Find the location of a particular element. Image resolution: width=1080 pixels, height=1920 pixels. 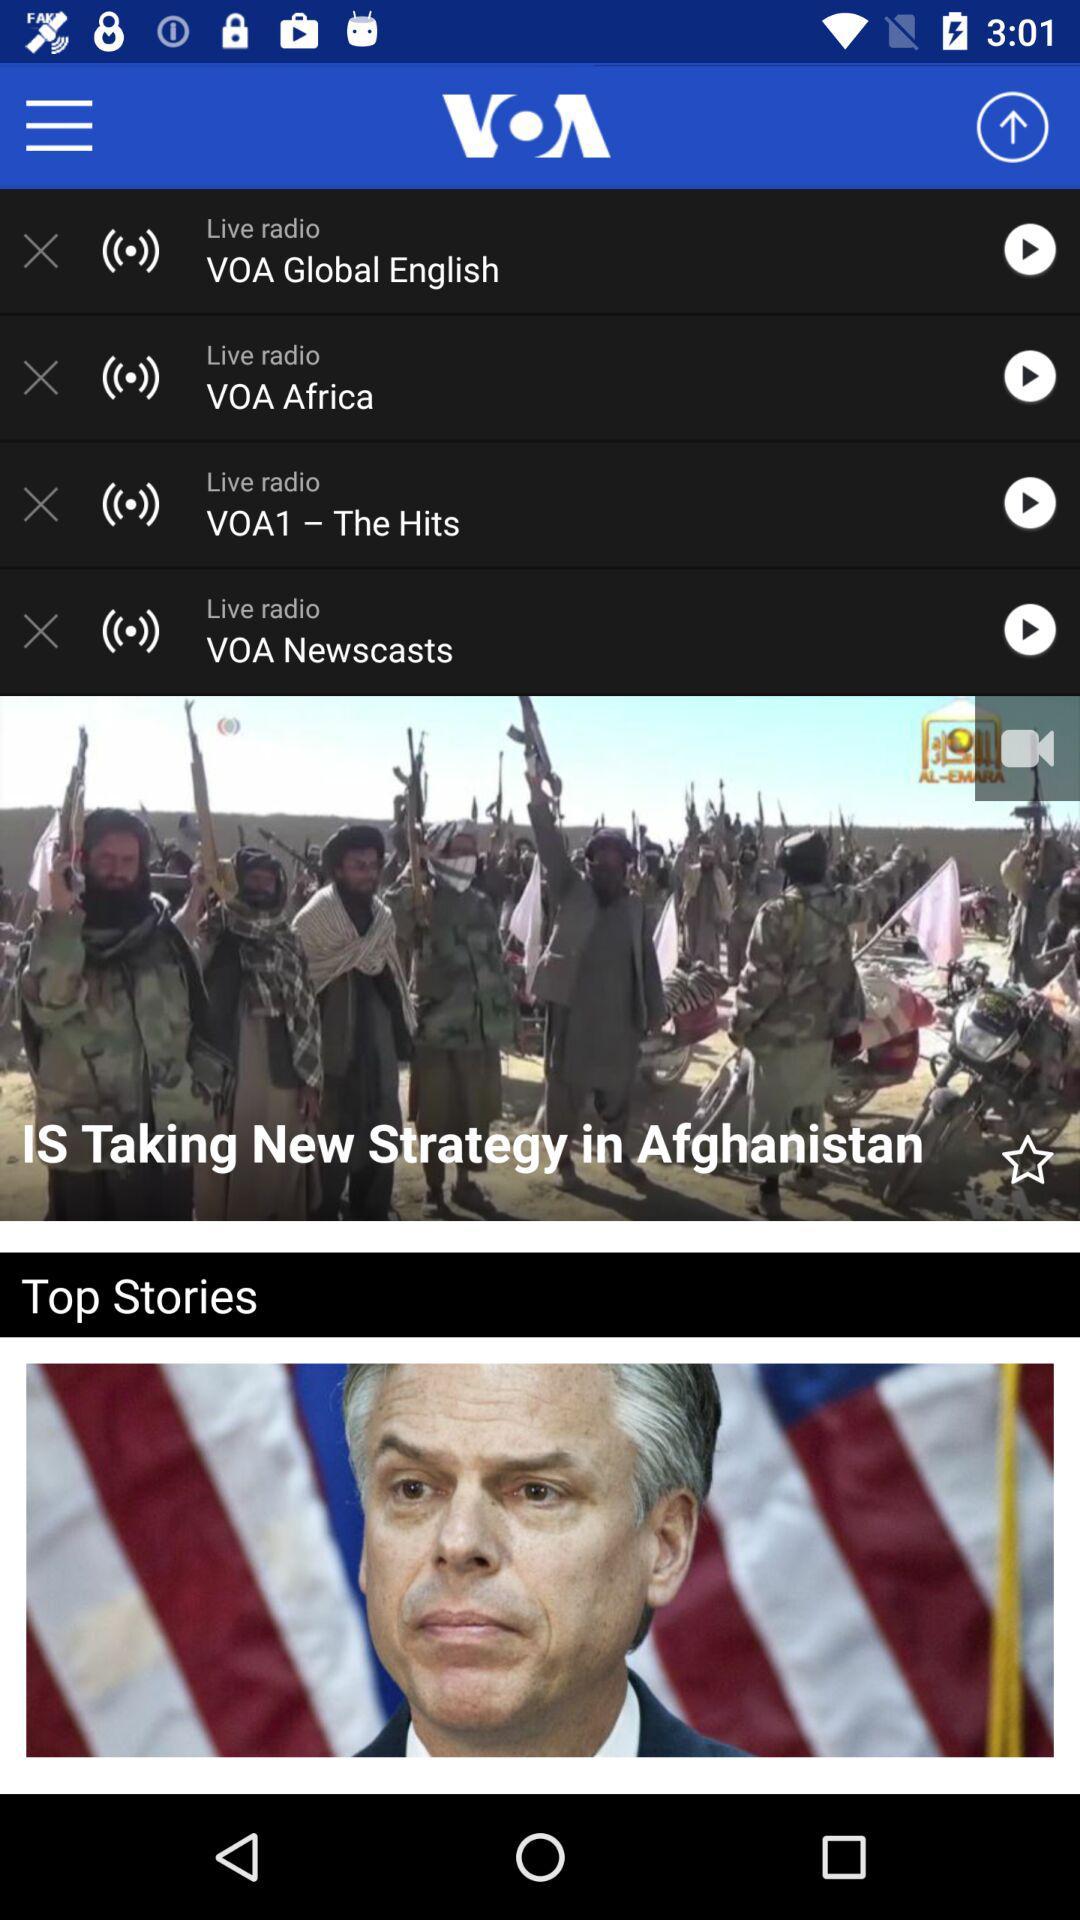

radio channel is located at coordinates (50, 249).